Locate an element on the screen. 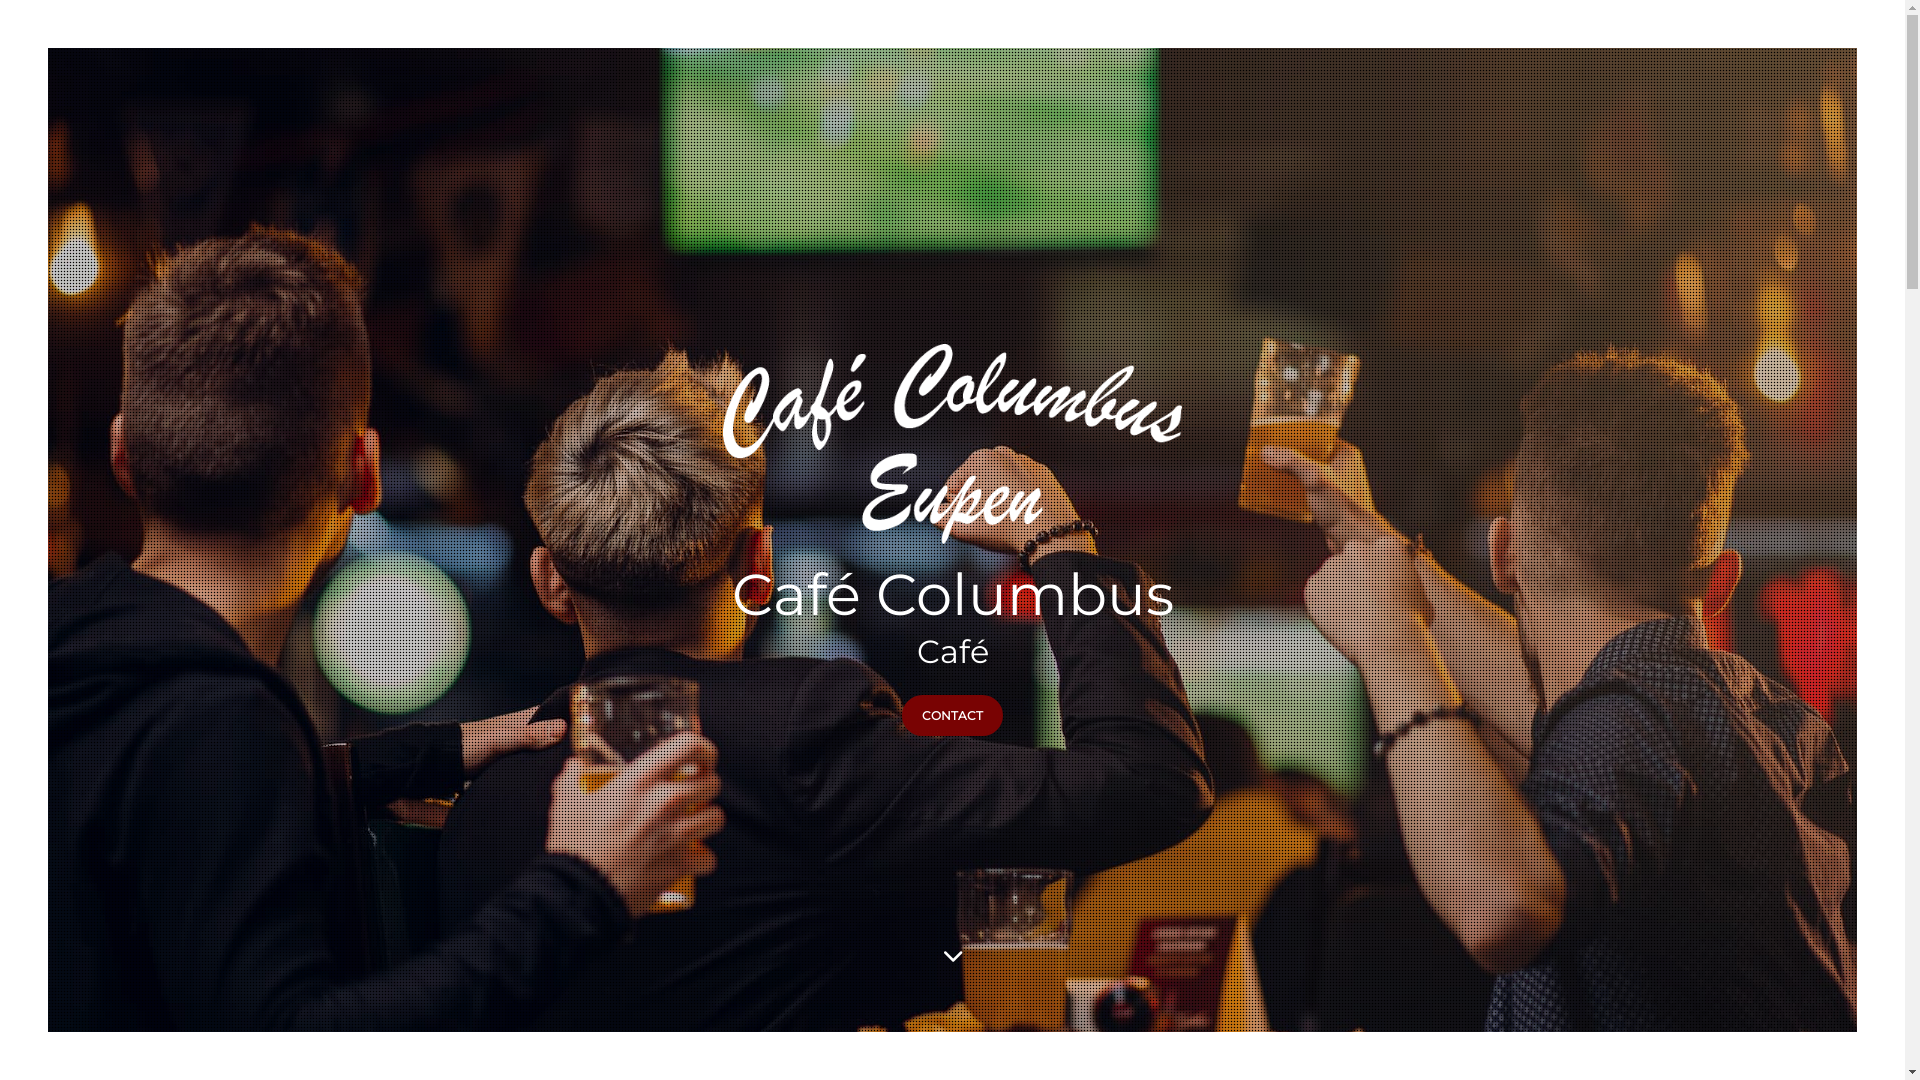 The width and height of the screenshot is (1920, 1080). 'CONTACT' is located at coordinates (951, 714).